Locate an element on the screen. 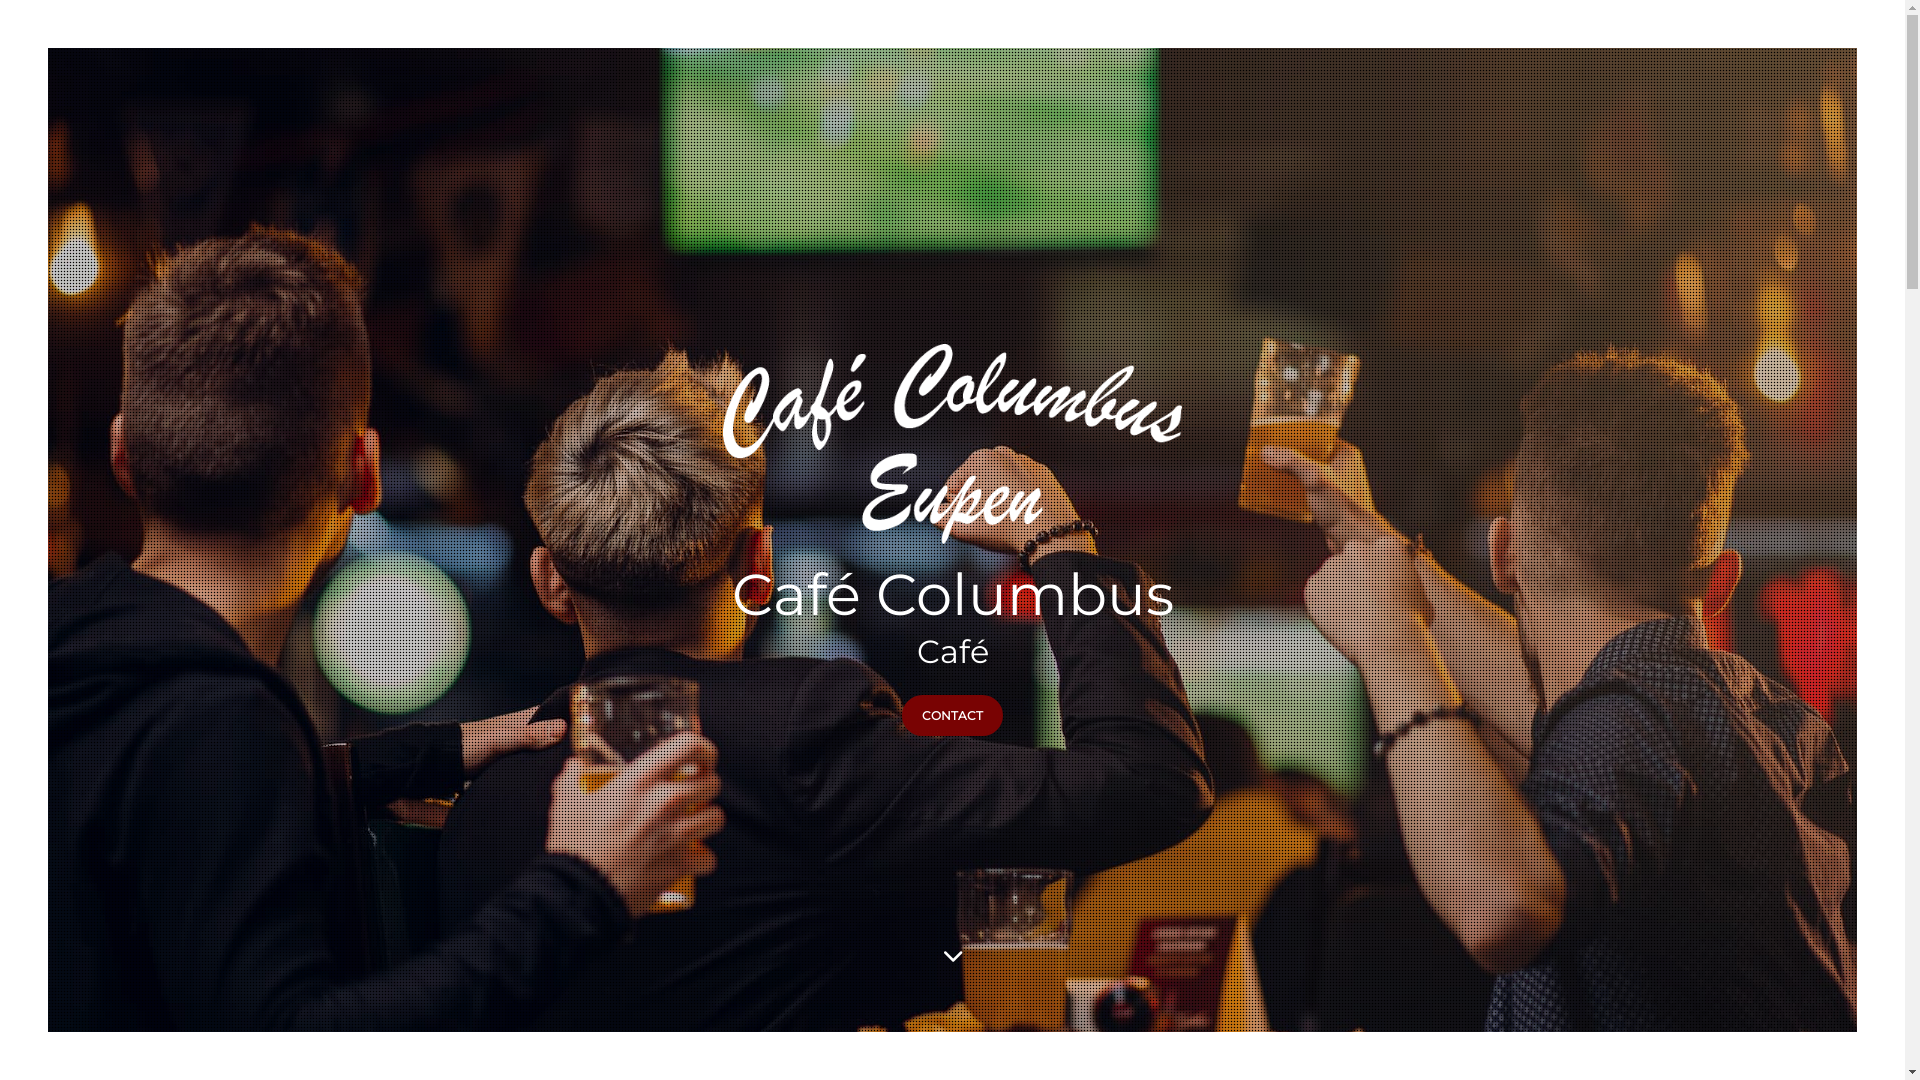 The width and height of the screenshot is (1920, 1080). 'CONTACT' is located at coordinates (951, 714).